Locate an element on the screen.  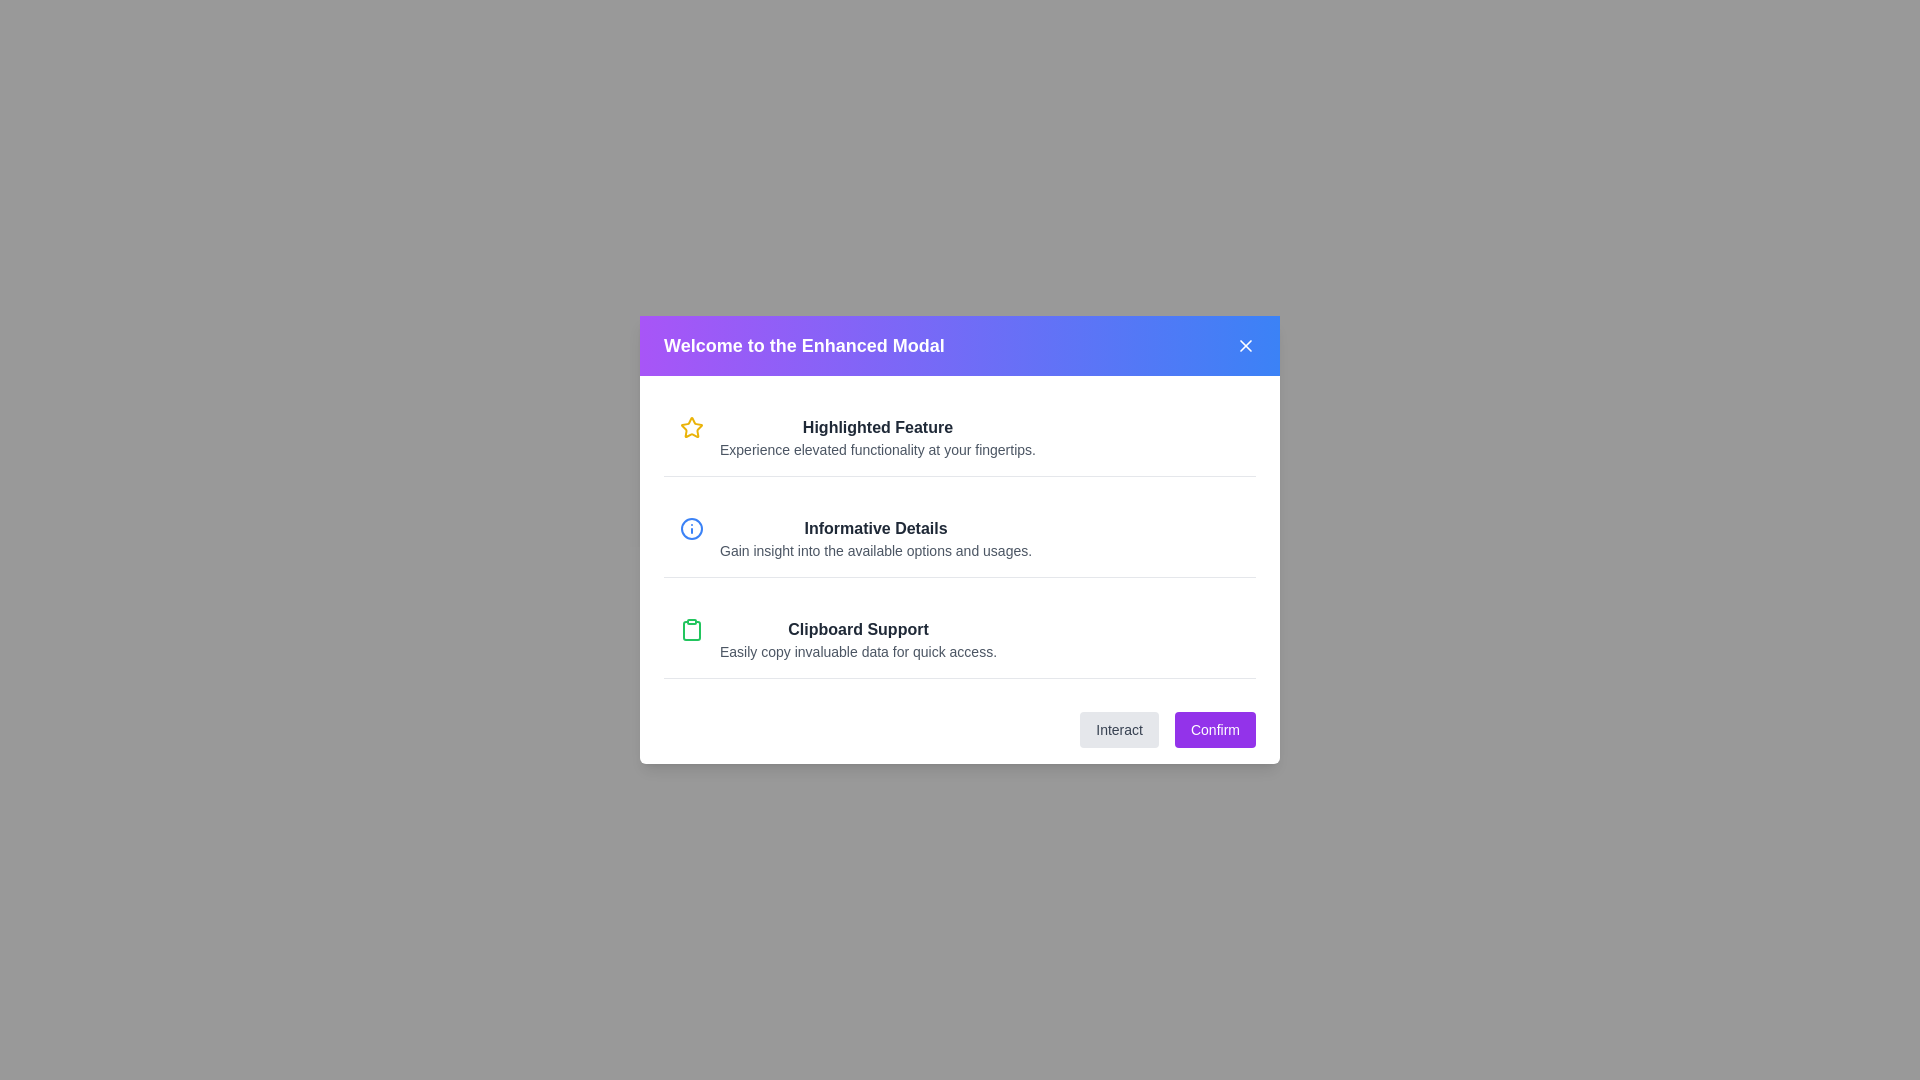
the blue circular icon with an information symbol (the letter 'i') in the center, located in the modal dialog to the left of the text 'Informative Details' is located at coordinates (691, 527).